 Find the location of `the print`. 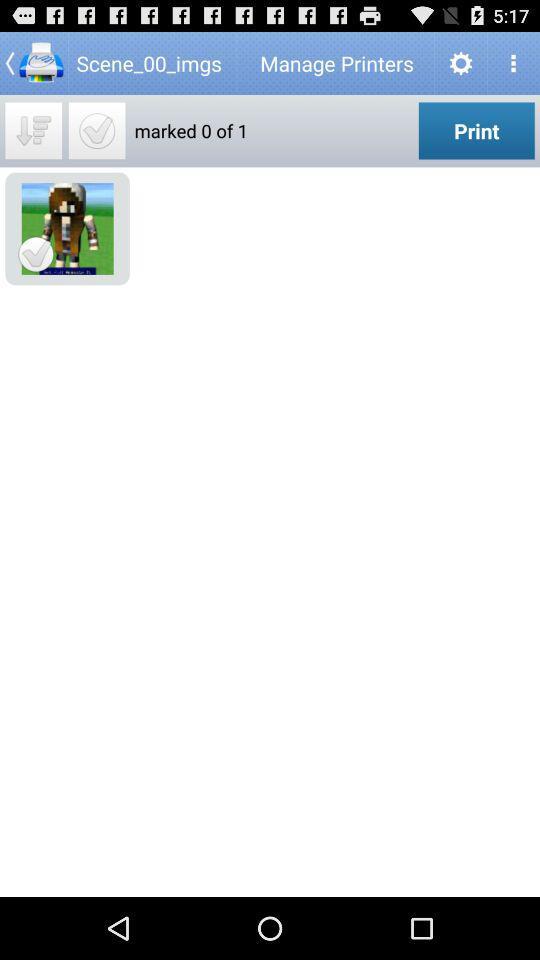

the print is located at coordinates (475, 129).